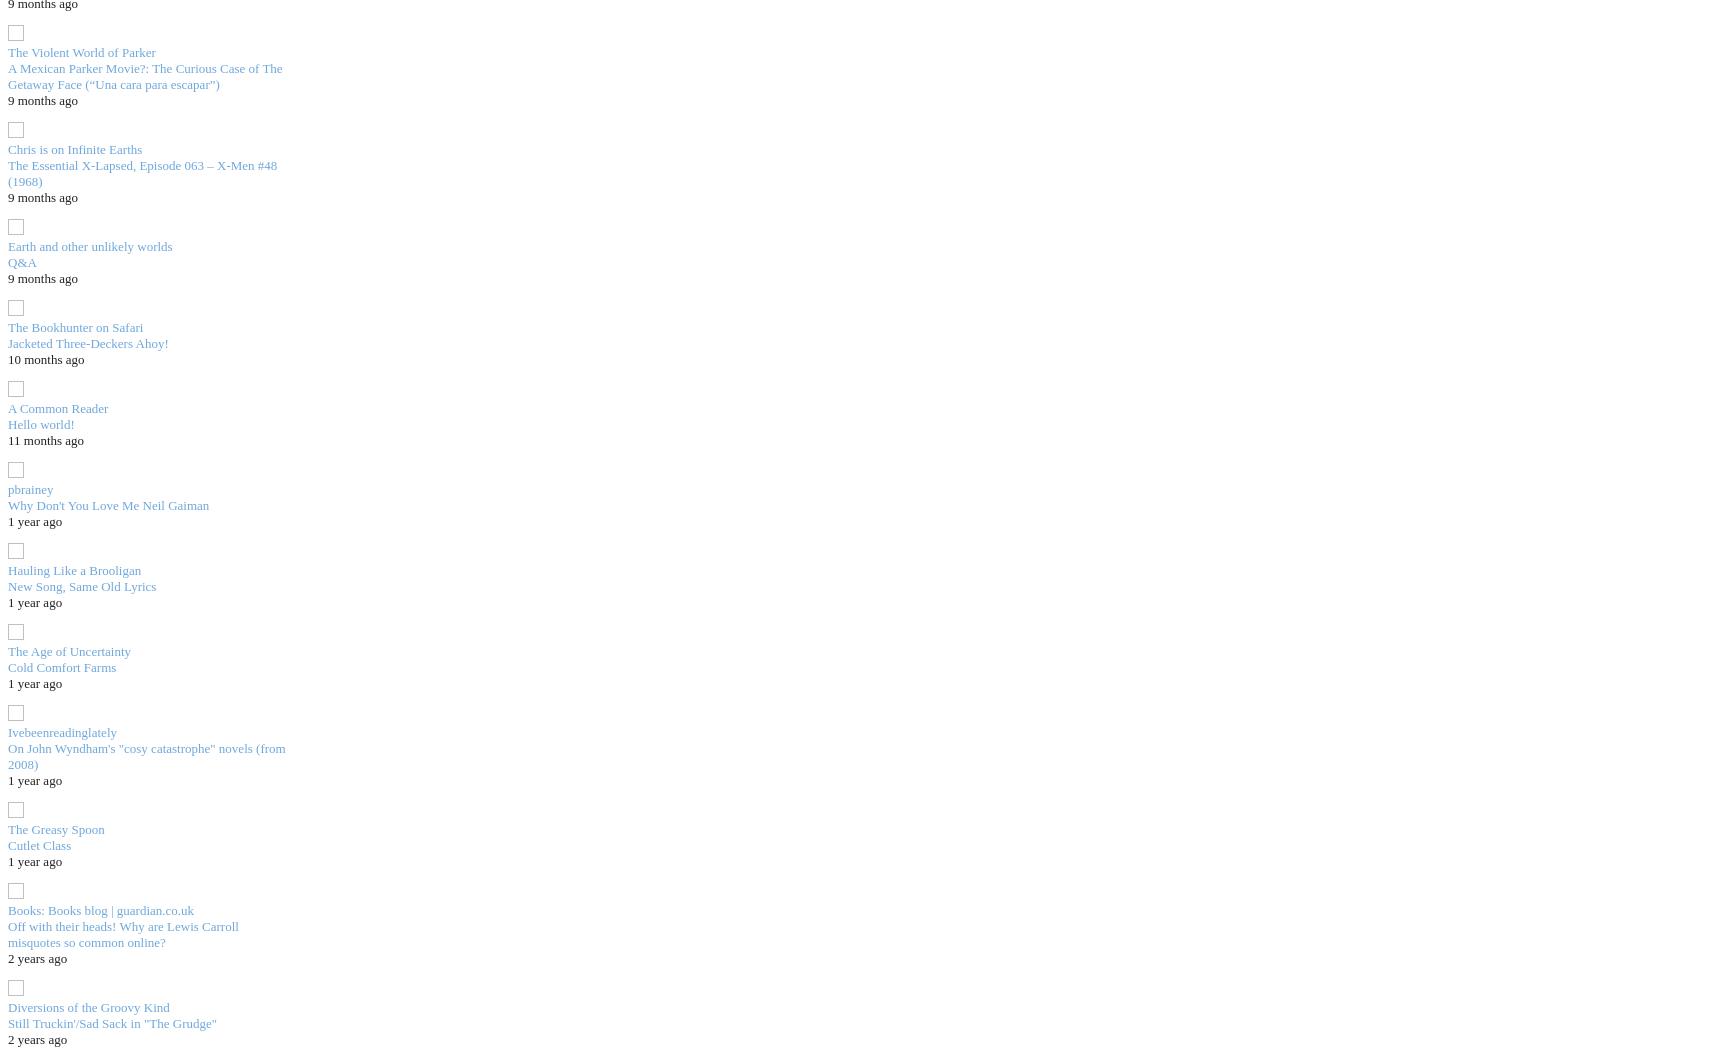  What do you see at coordinates (68, 650) in the screenshot?
I see `'The Age of Uncertainty'` at bounding box center [68, 650].